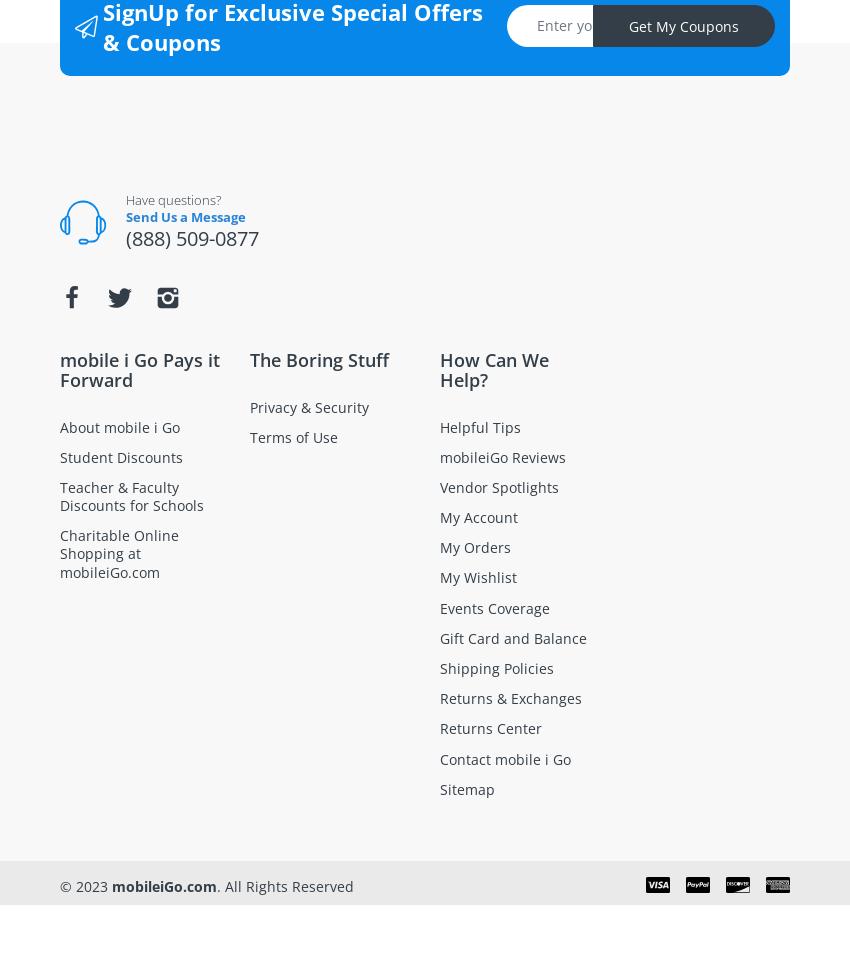 The height and width of the screenshot is (958, 850). What do you see at coordinates (478, 577) in the screenshot?
I see `'My Wishlist'` at bounding box center [478, 577].